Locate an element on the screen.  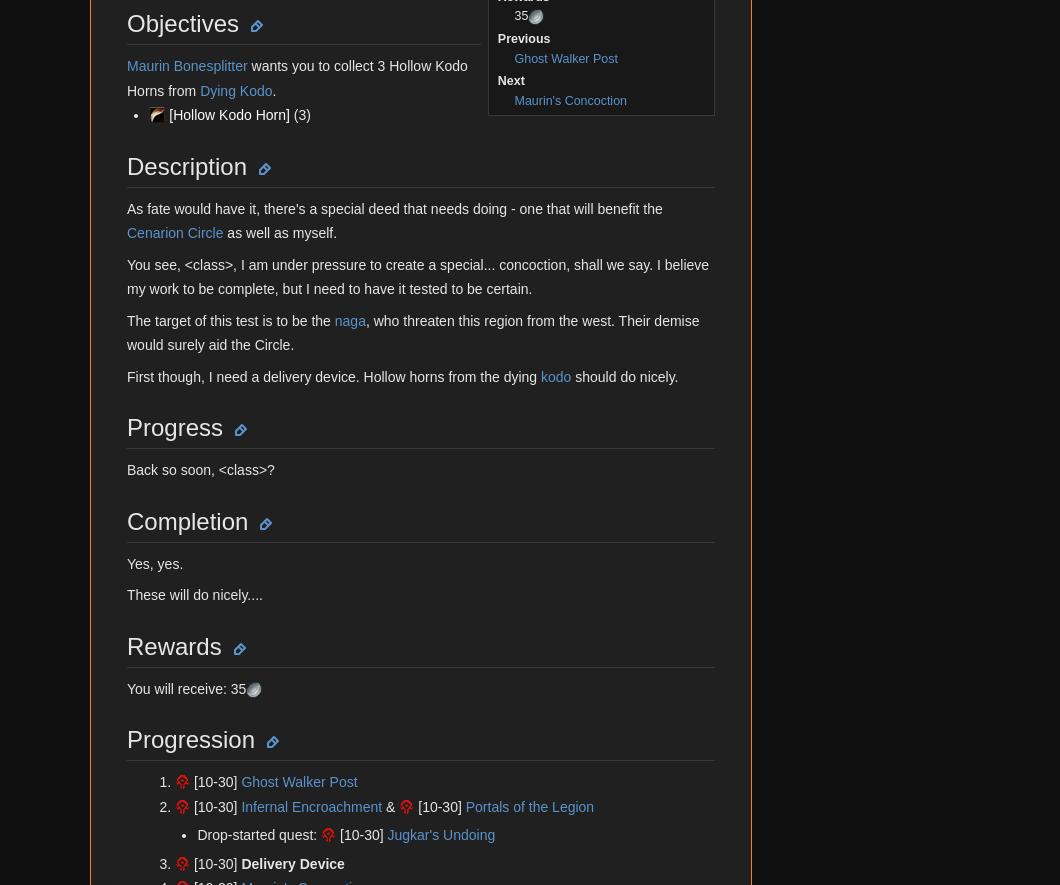
'Press' is located at coordinates (101, 465).